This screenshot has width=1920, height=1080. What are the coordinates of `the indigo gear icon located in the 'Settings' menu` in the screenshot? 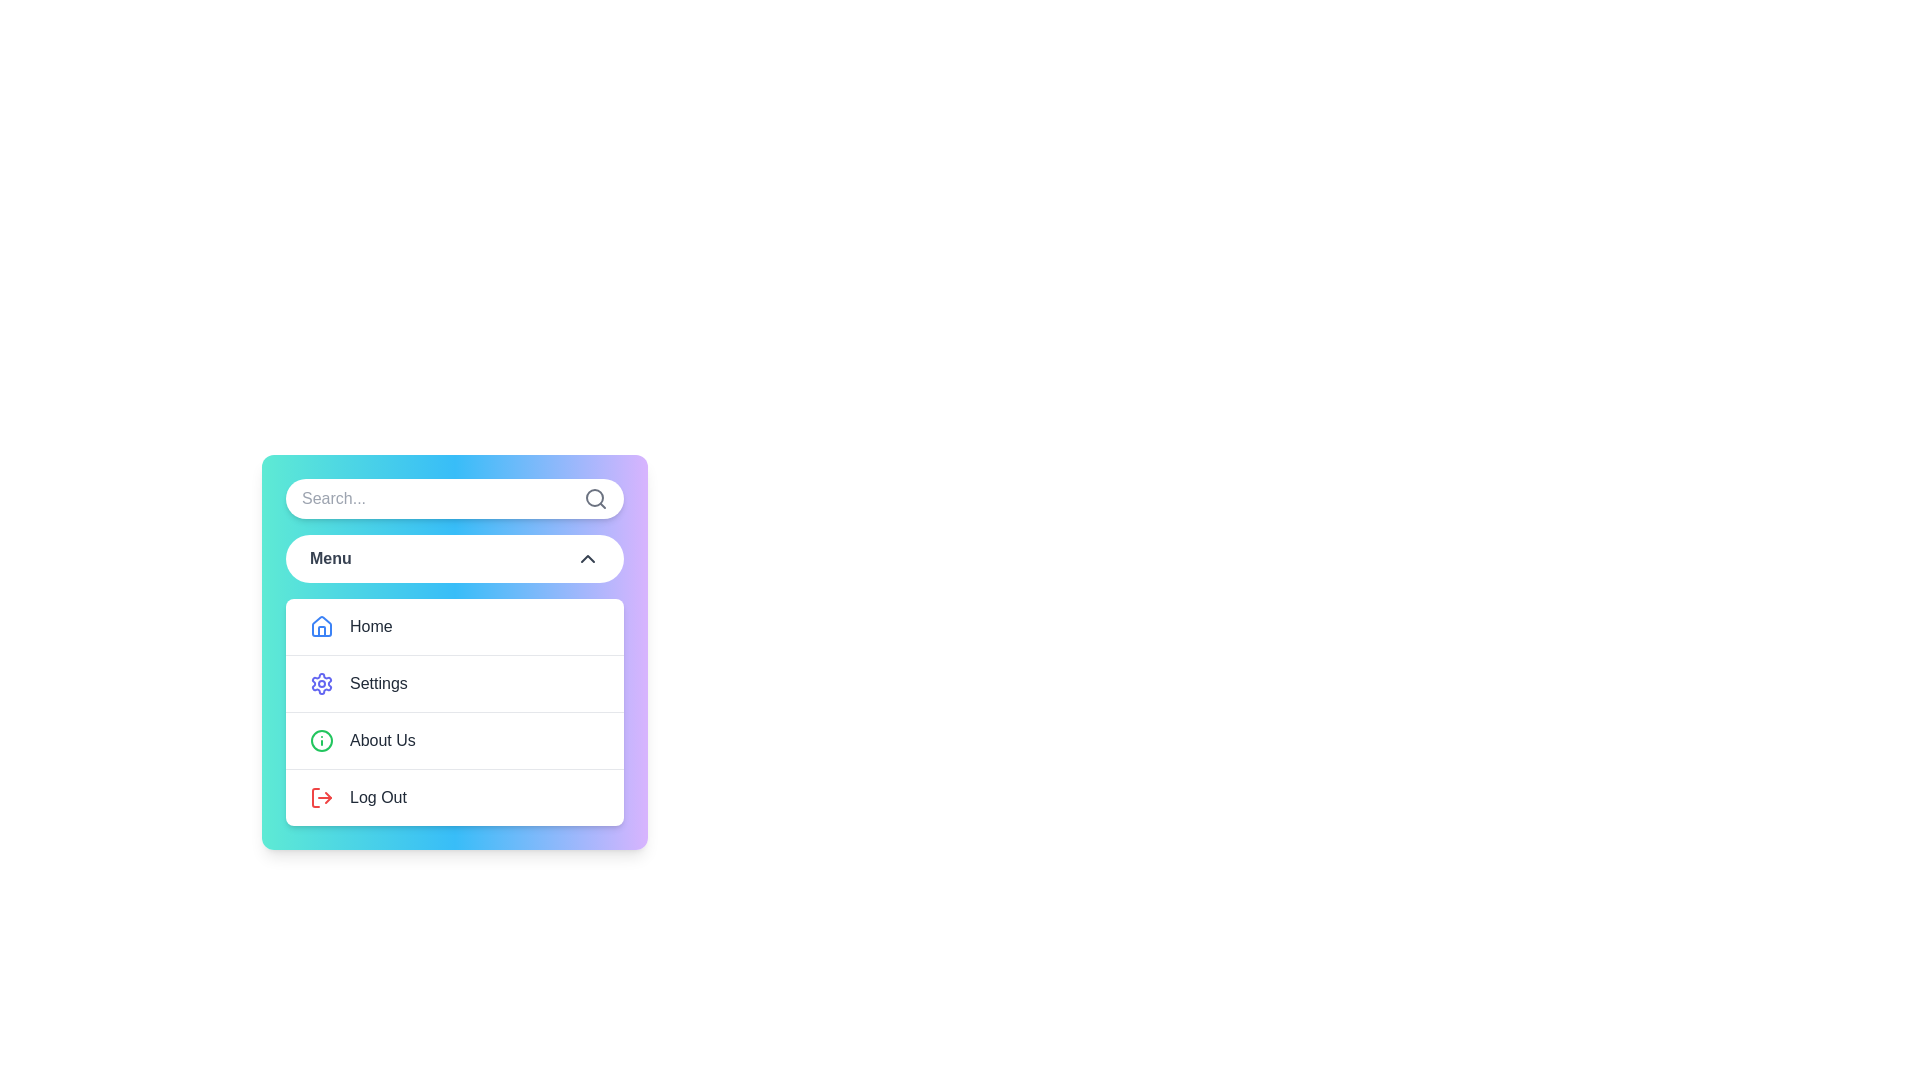 It's located at (321, 682).